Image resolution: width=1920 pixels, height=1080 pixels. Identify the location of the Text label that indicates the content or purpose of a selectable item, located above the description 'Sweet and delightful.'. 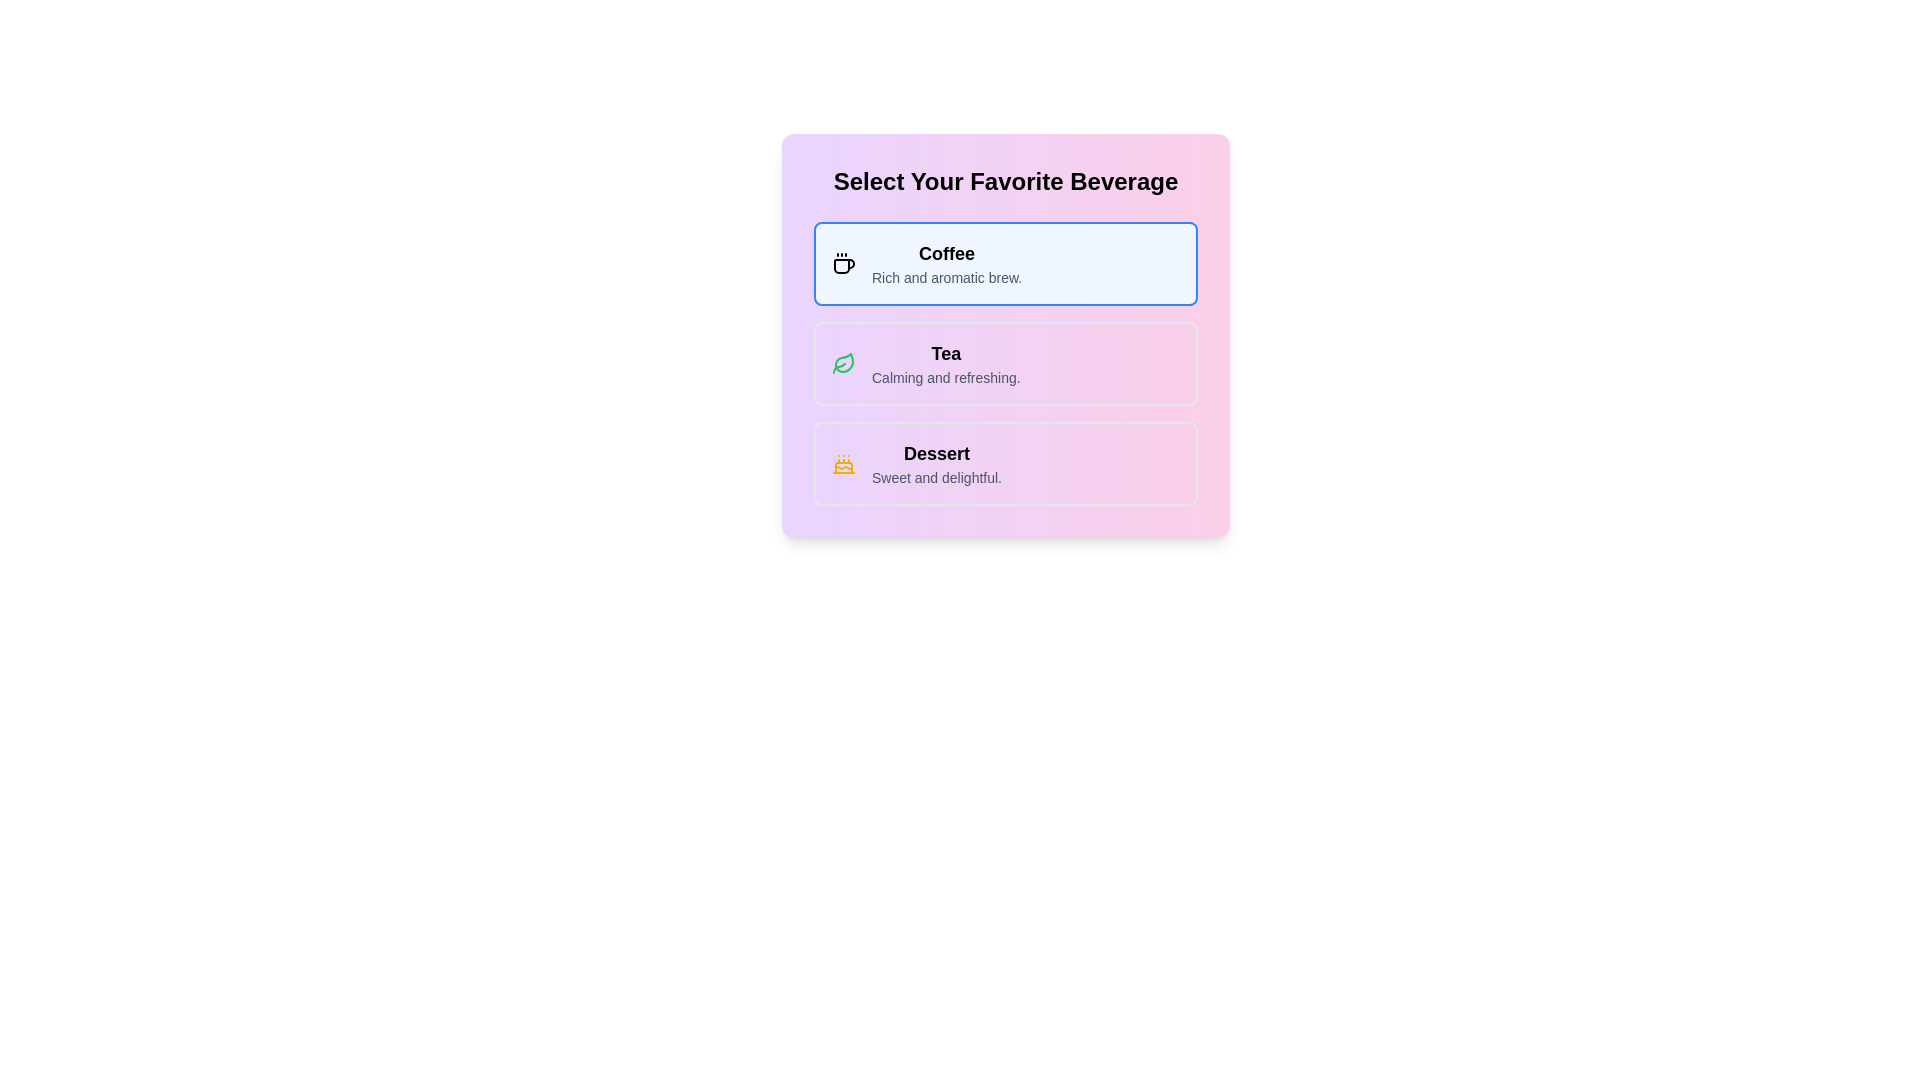
(935, 454).